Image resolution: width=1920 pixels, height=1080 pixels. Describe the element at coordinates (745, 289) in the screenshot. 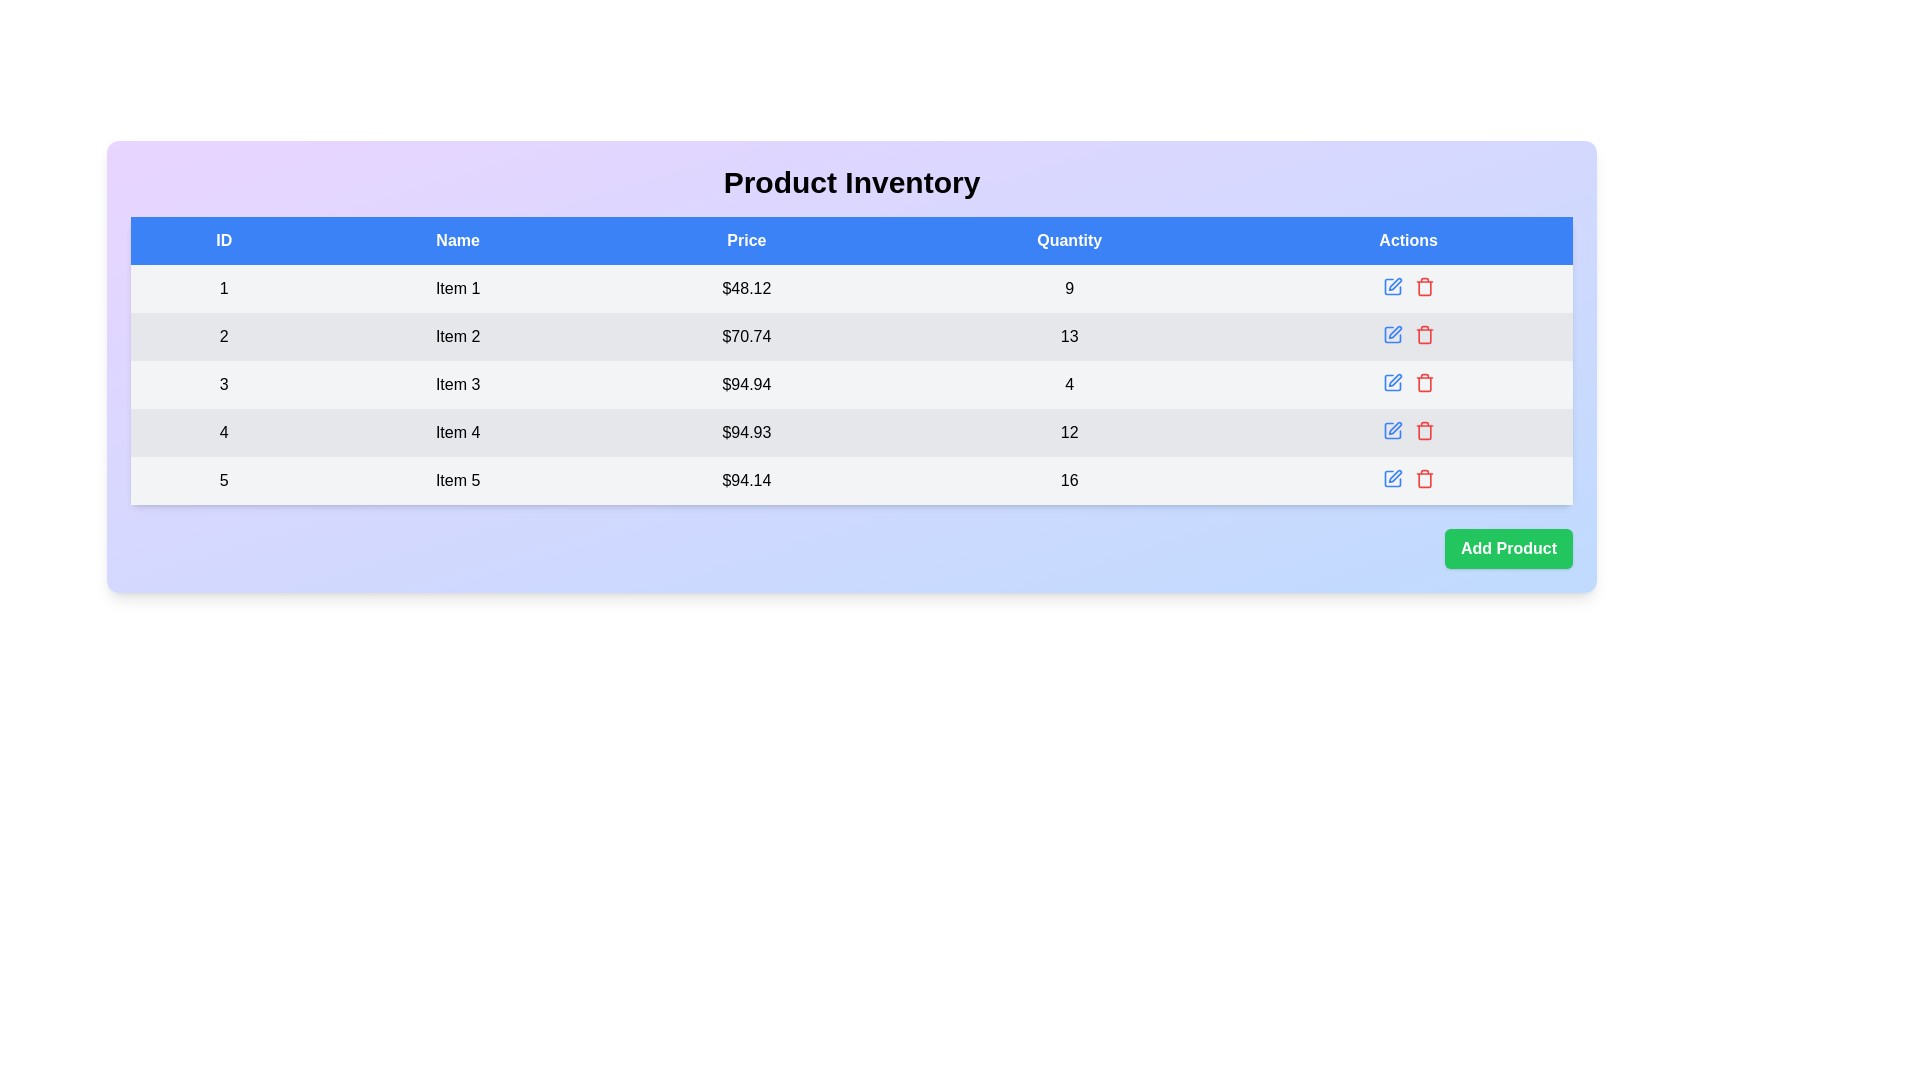

I see `the text display showing the price value in the third column of the first row under the 'Price' column heading` at that location.